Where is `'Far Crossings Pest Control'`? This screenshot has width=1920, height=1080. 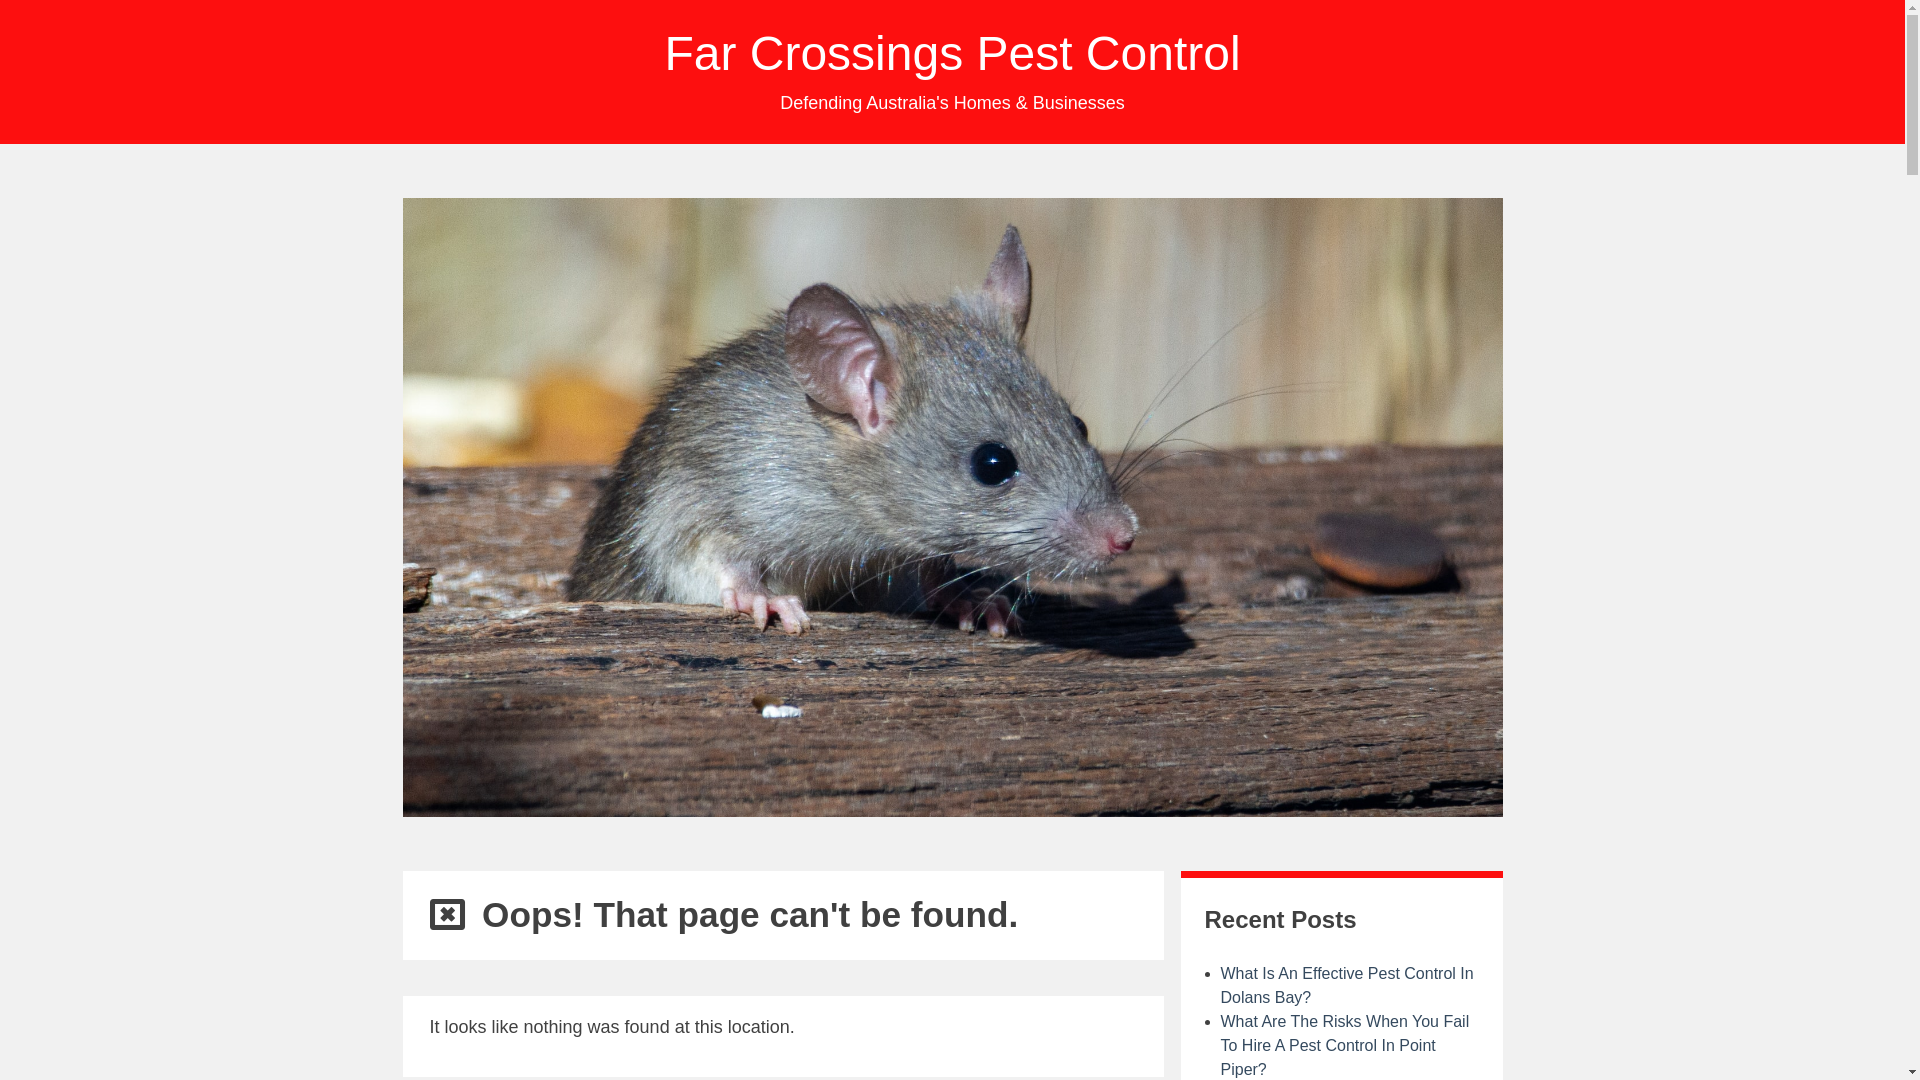
'Far Crossings Pest Control' is located at coordinates (950, 52).